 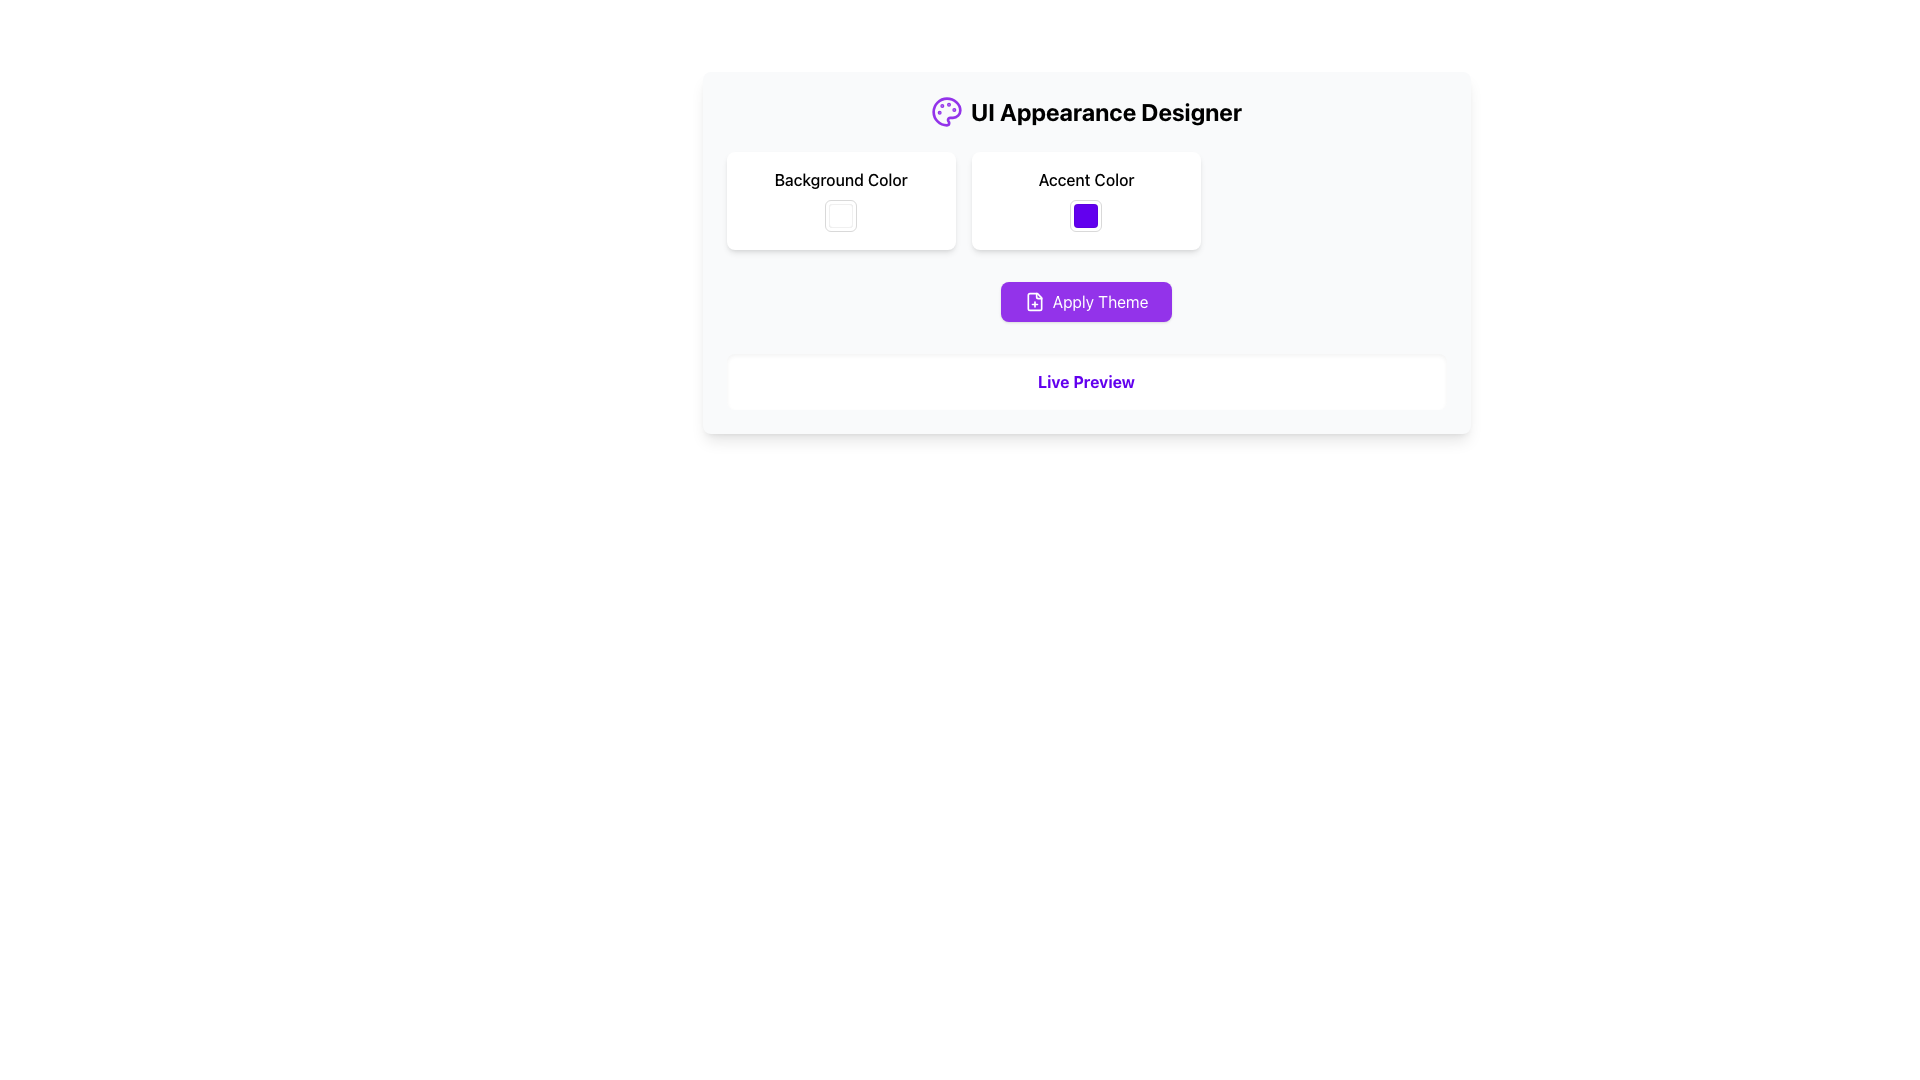 What do you see at coordinates (1085, 180) in the screenshot?
I see `the descriptive text label for the 'Accent Color' setting, which is centrally aligned in the second column of the color selection settings panel` at bounding box center [1085, 180].